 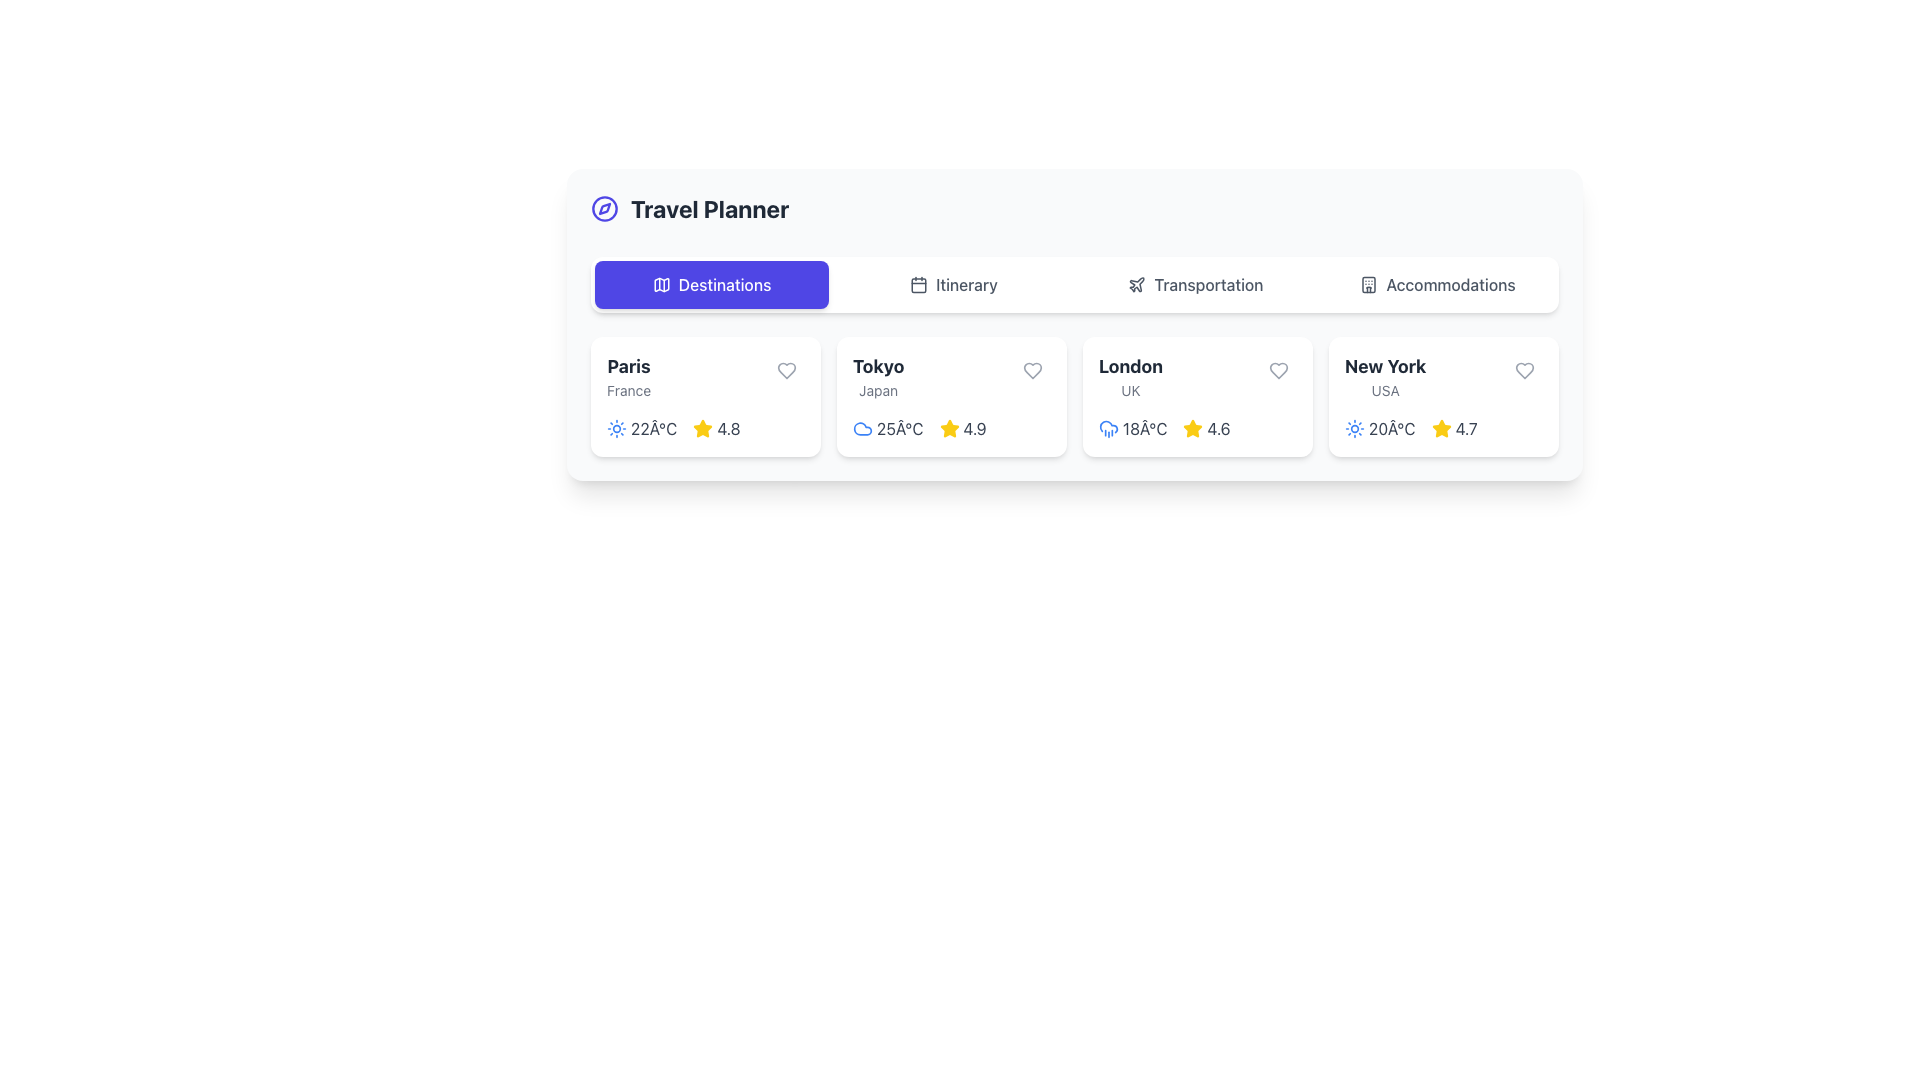 I want to click on the informational display block showing the temperature '20°C' and rating '4.7' for New York, USA, located at the bottom section of the card, so click(x=1444, y=427).